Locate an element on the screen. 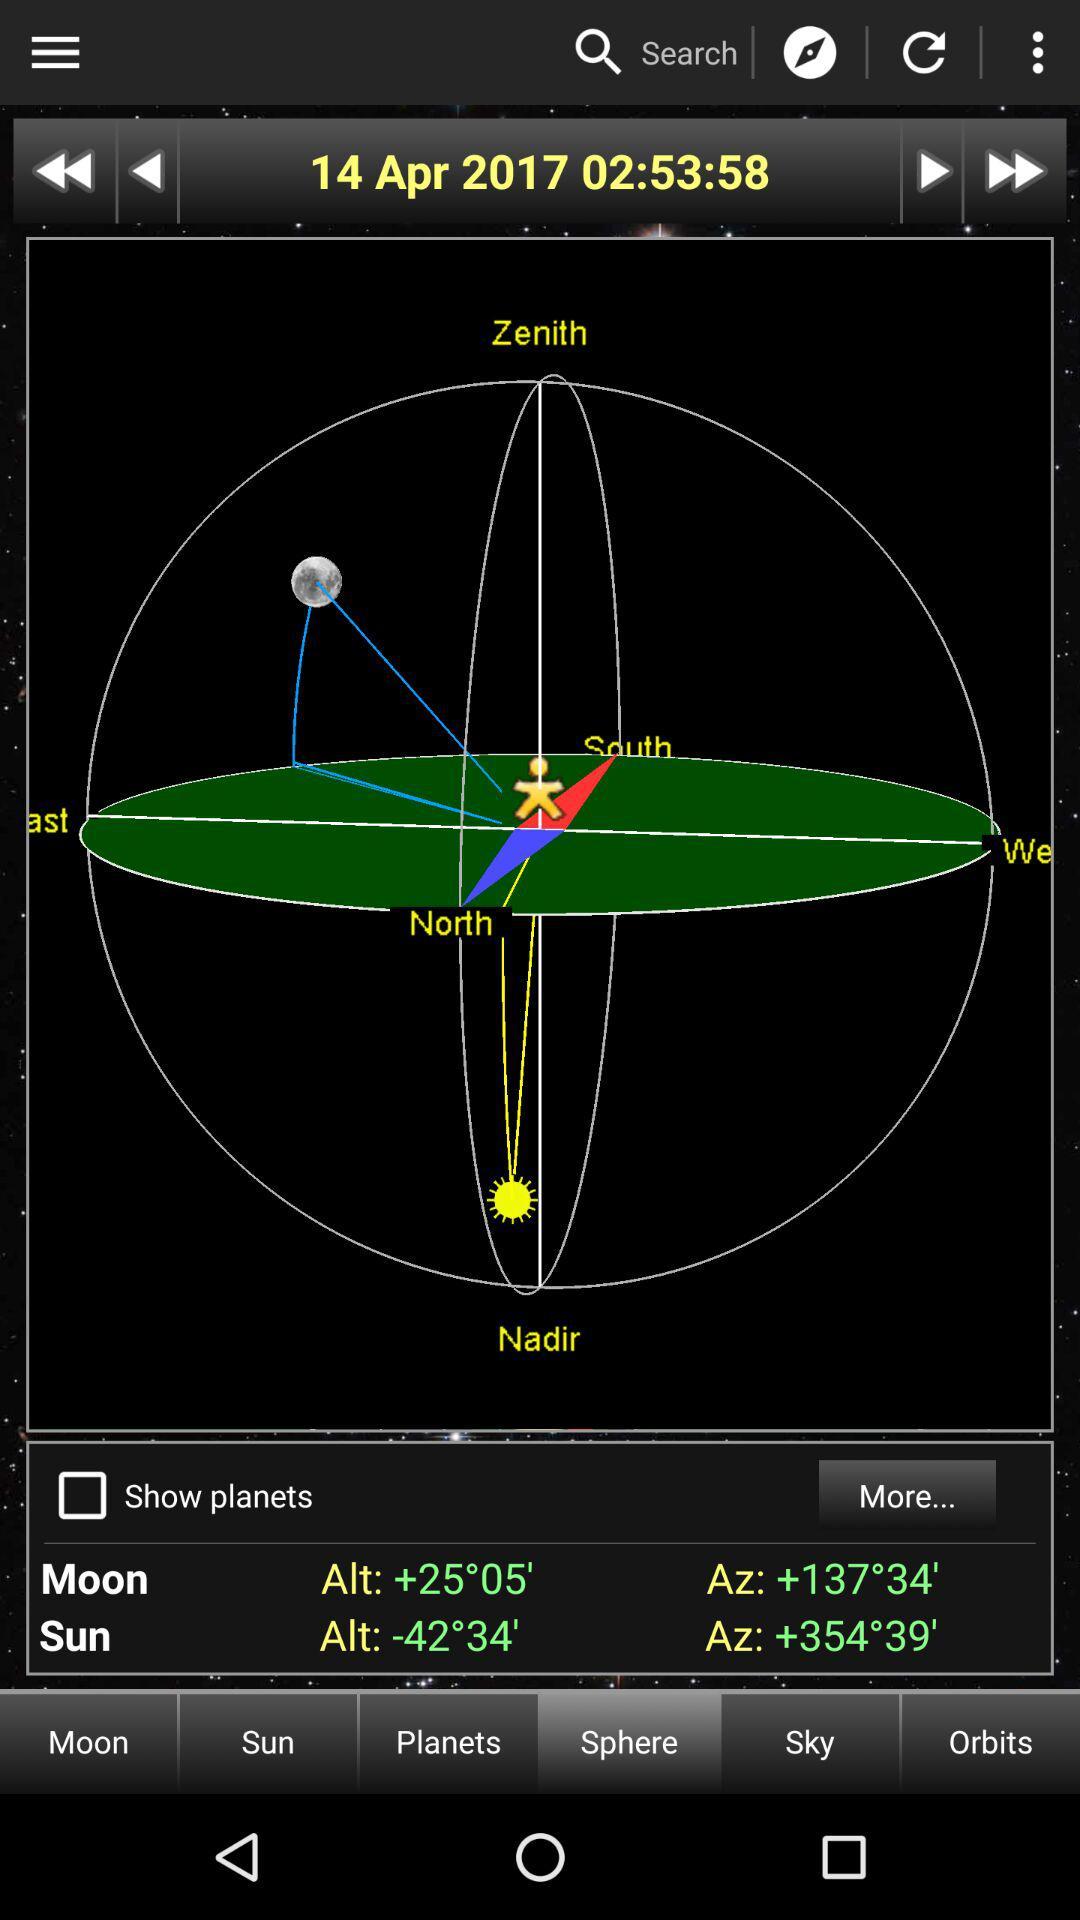 The width and height of the screenshot is (1080, 1920). compass calibration is located at coordinates (810, 52).